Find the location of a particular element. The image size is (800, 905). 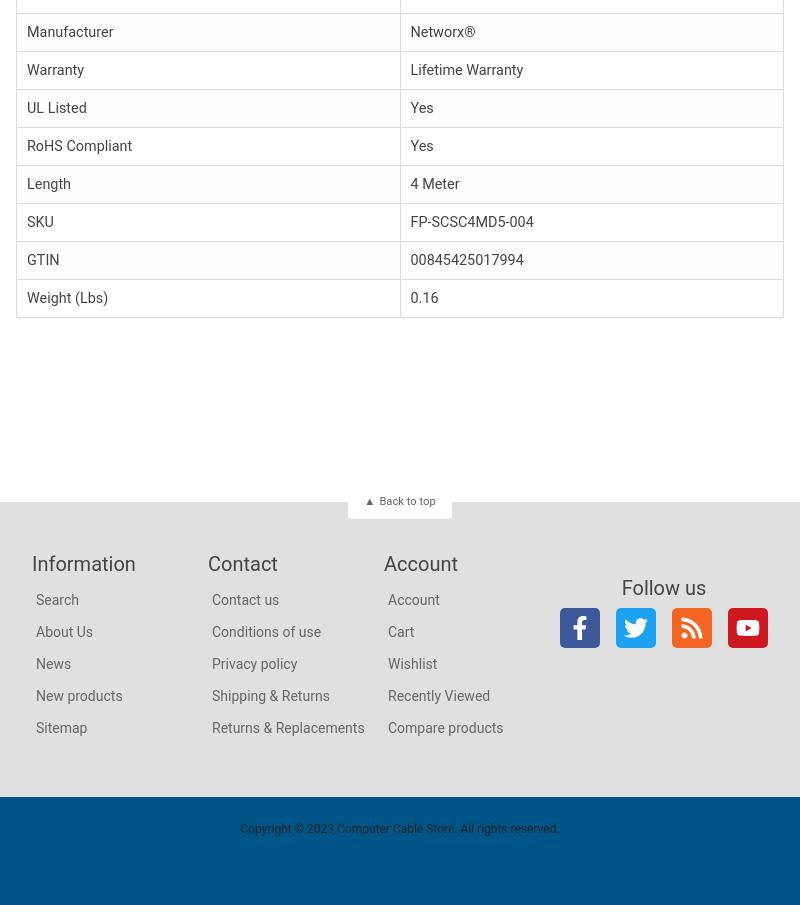

'Manufacturer' is located at coordinates (70, 30).